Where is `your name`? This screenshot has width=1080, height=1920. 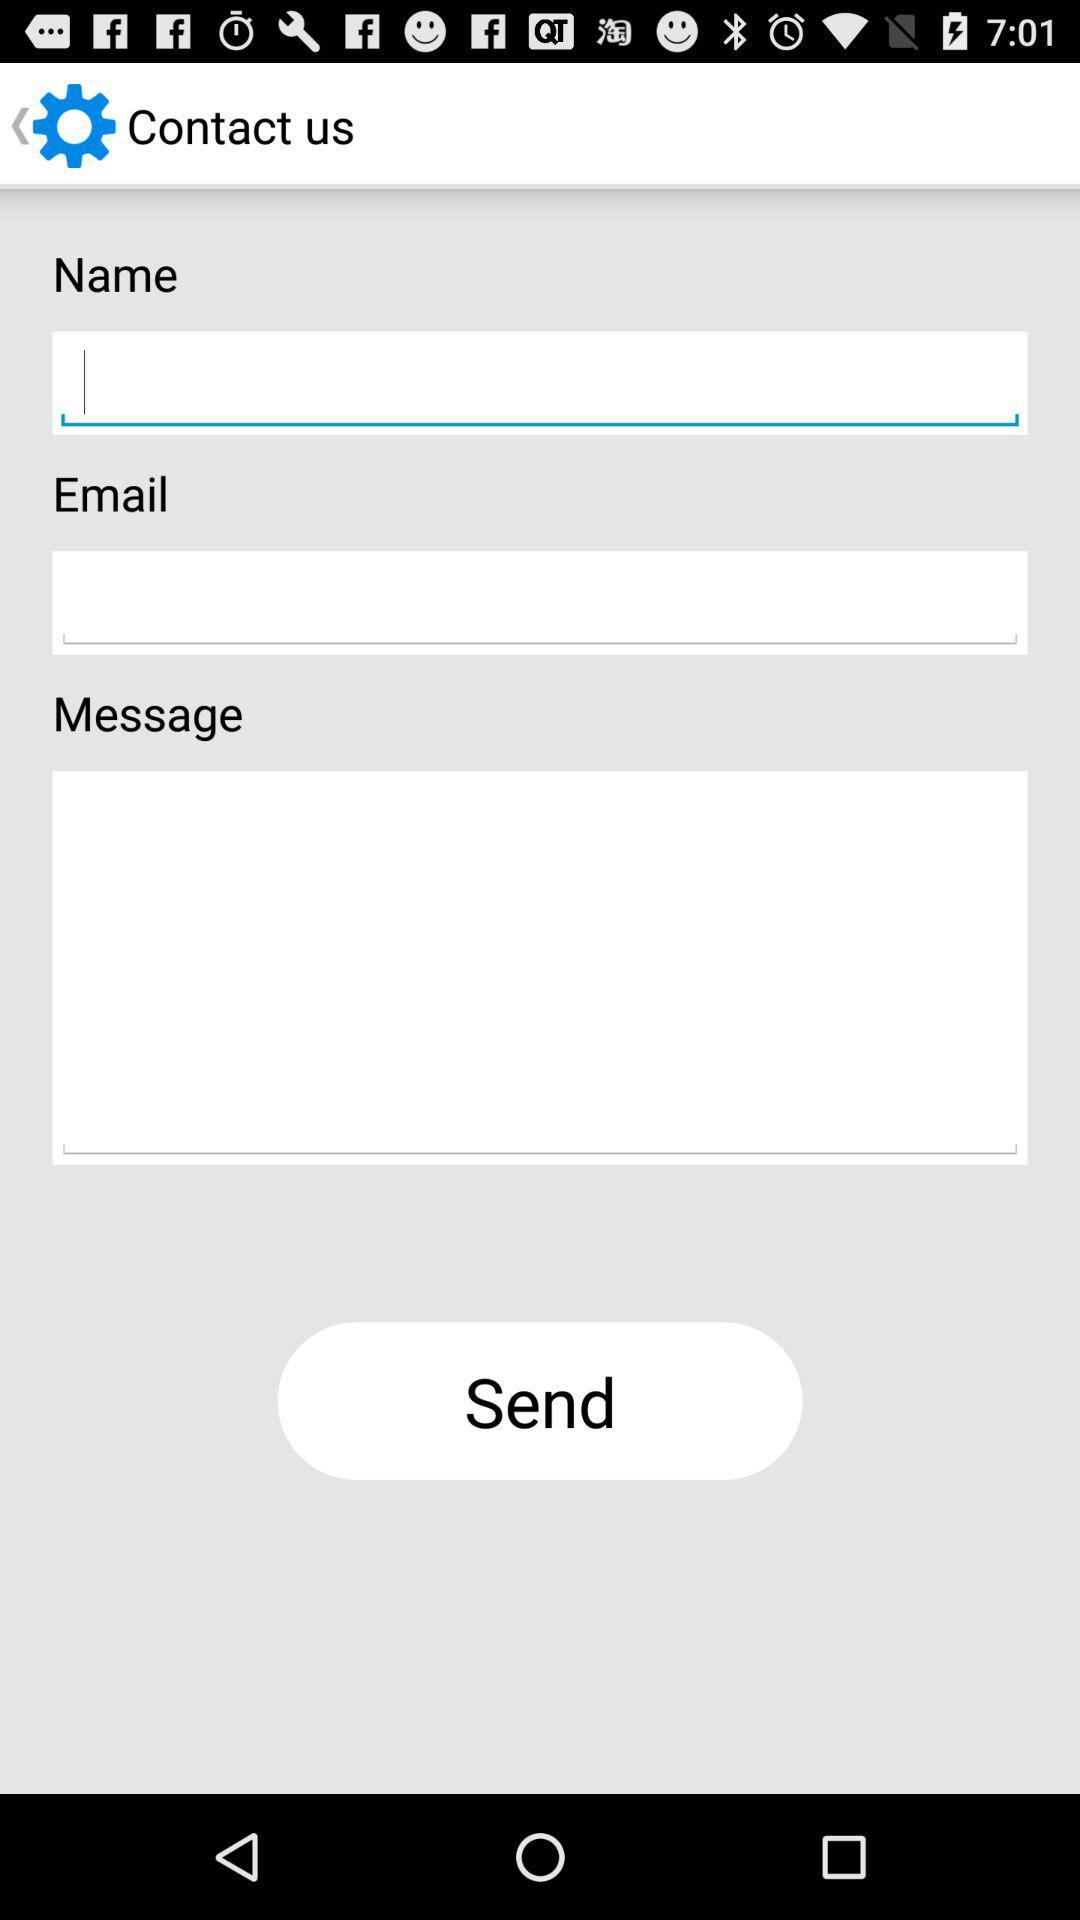
your name is located at coordinates (540, 383).